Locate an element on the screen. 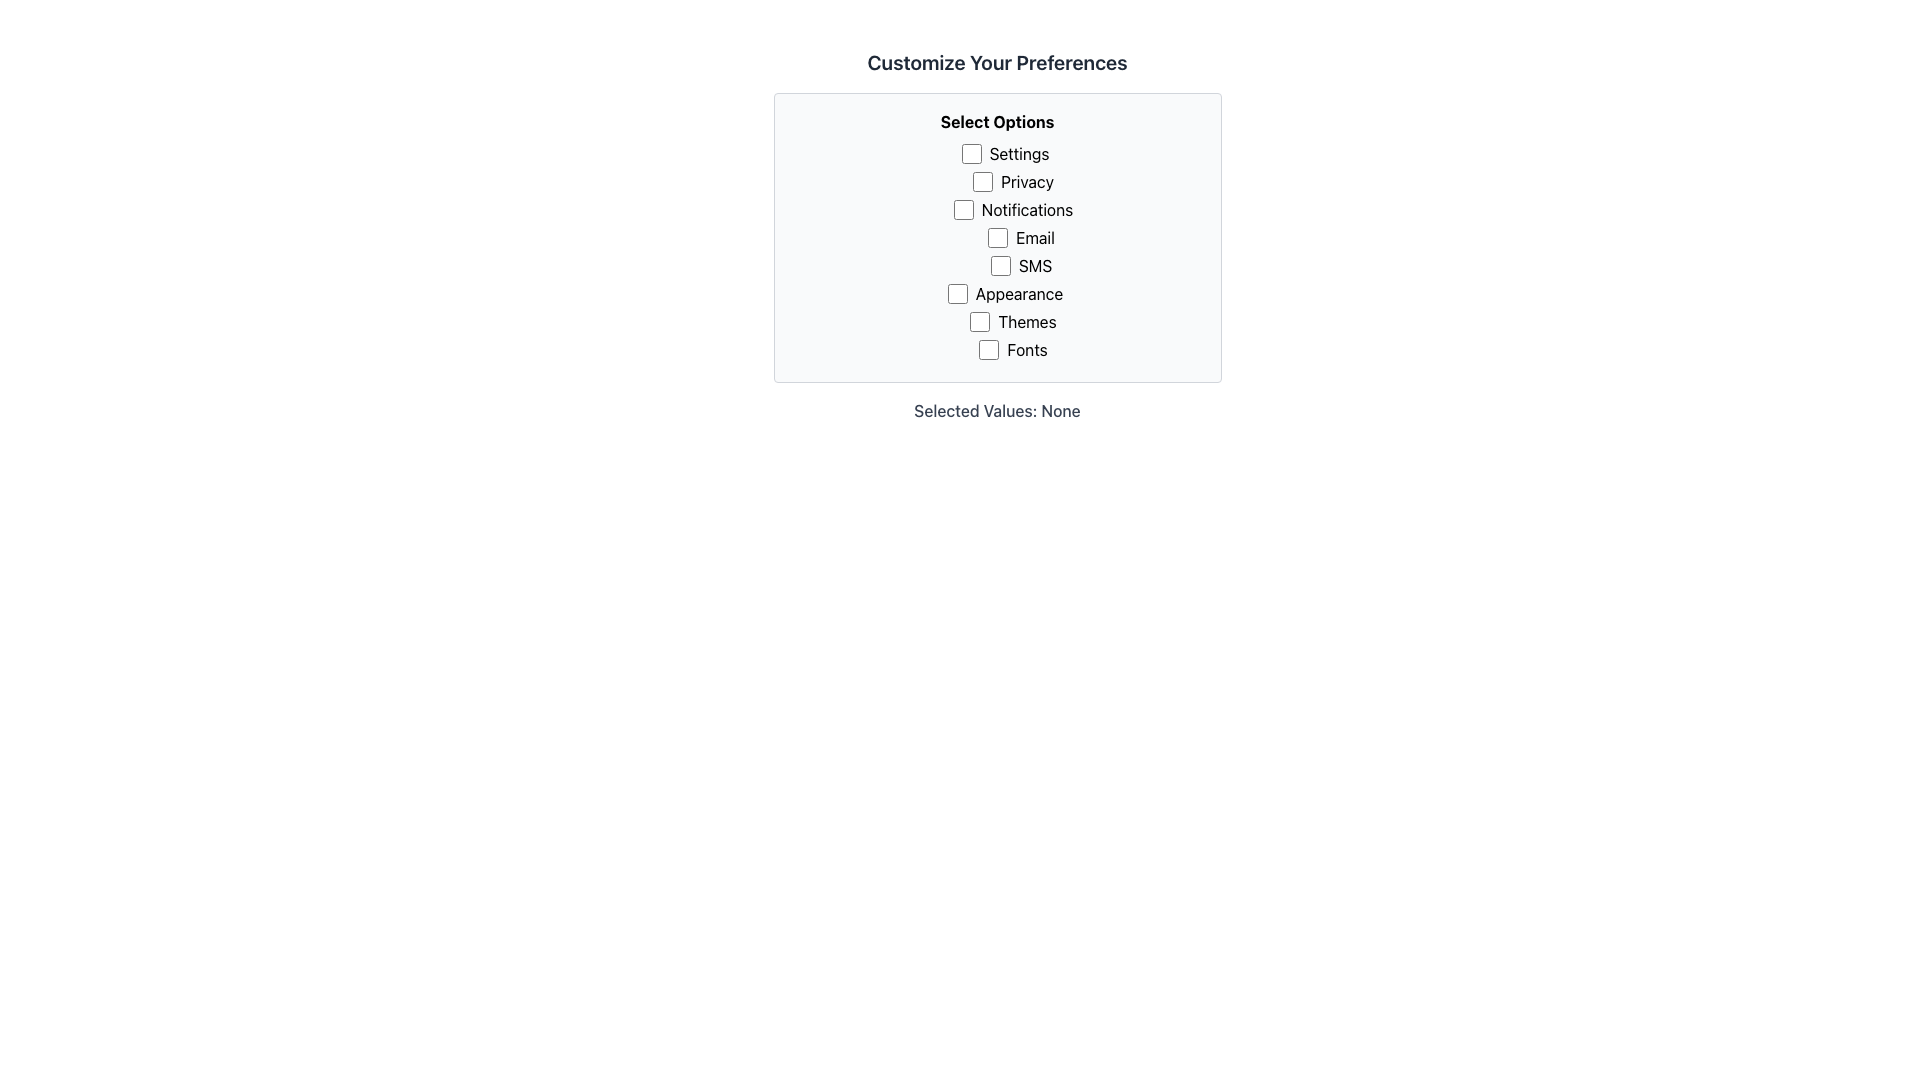 The image size is (1920, 1080). the 'Email' checkbox is located at coordinates (997, 237).